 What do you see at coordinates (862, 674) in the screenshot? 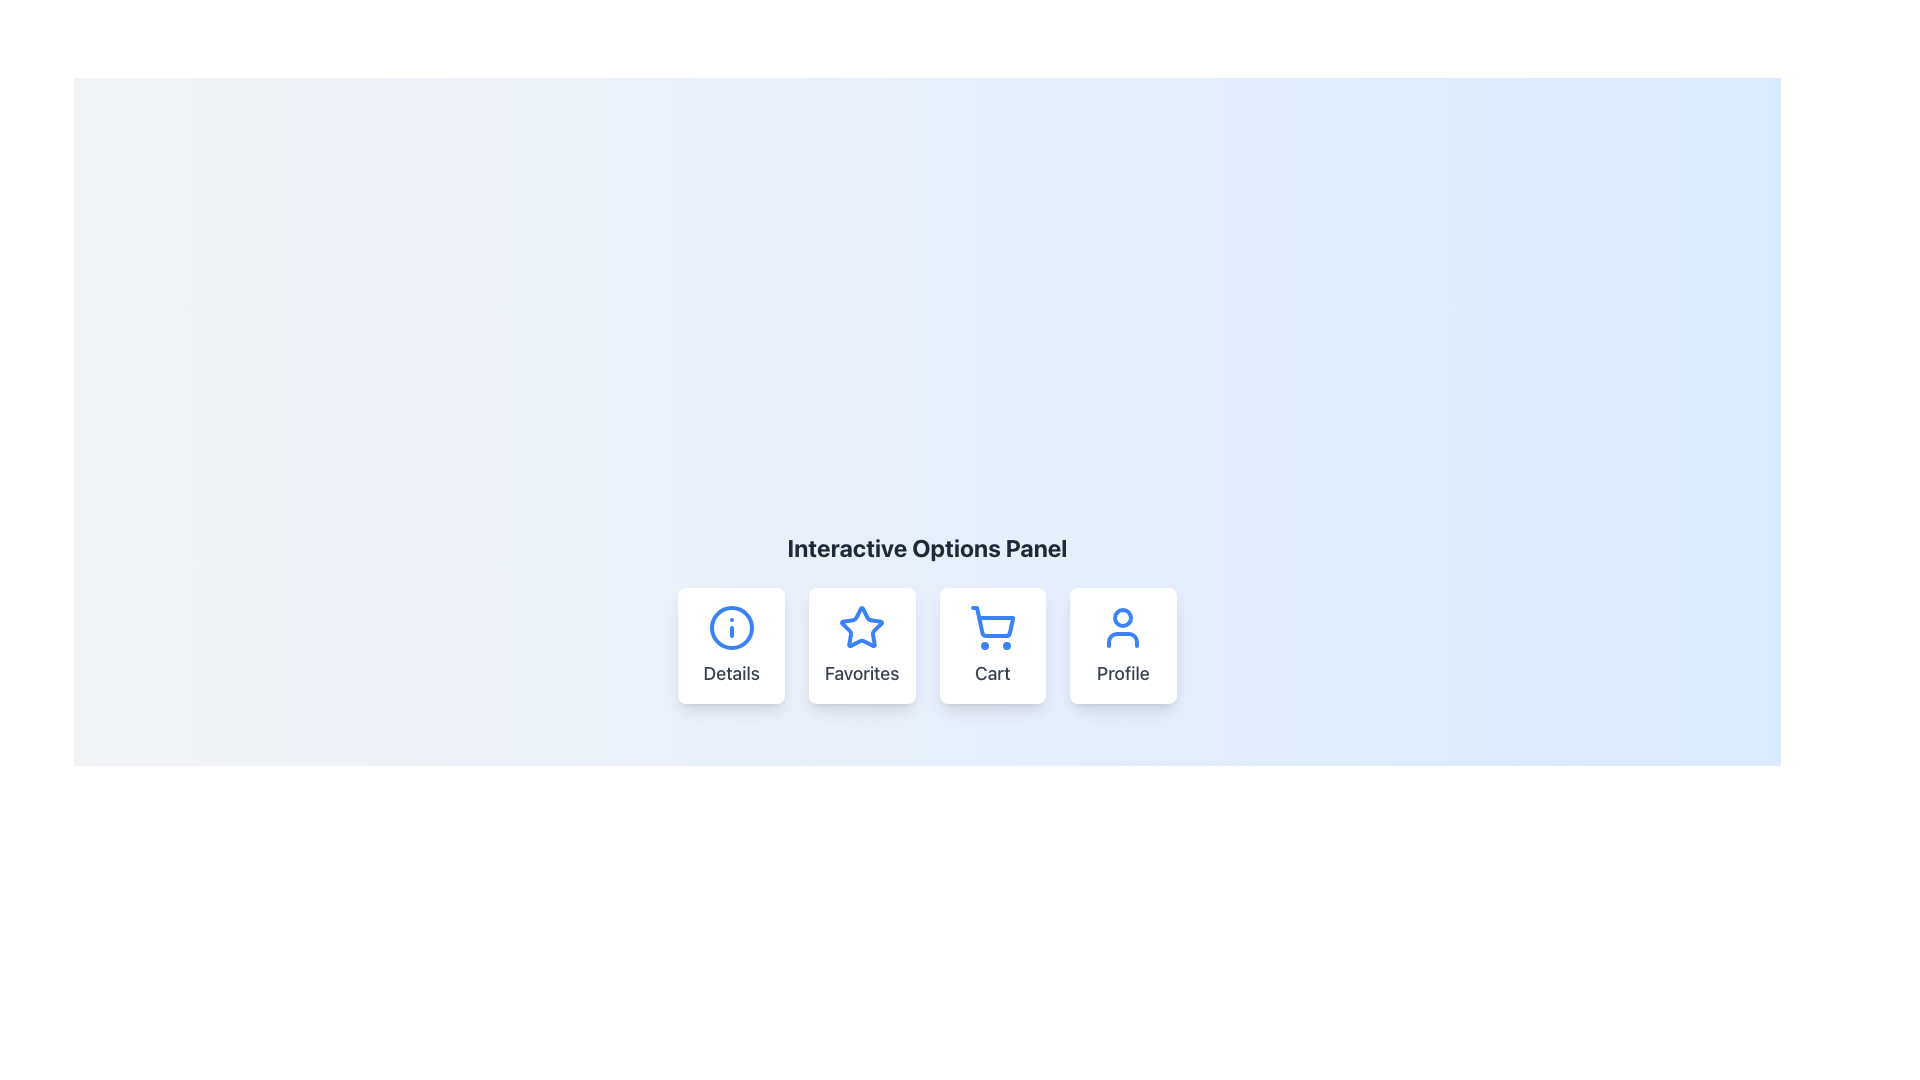
I see `the 'Favorites' text label, which provides descriptive information for the associated star icon located centrally beneath the star icon in the Interactive Options Panel` at bounding box center [862, 674].